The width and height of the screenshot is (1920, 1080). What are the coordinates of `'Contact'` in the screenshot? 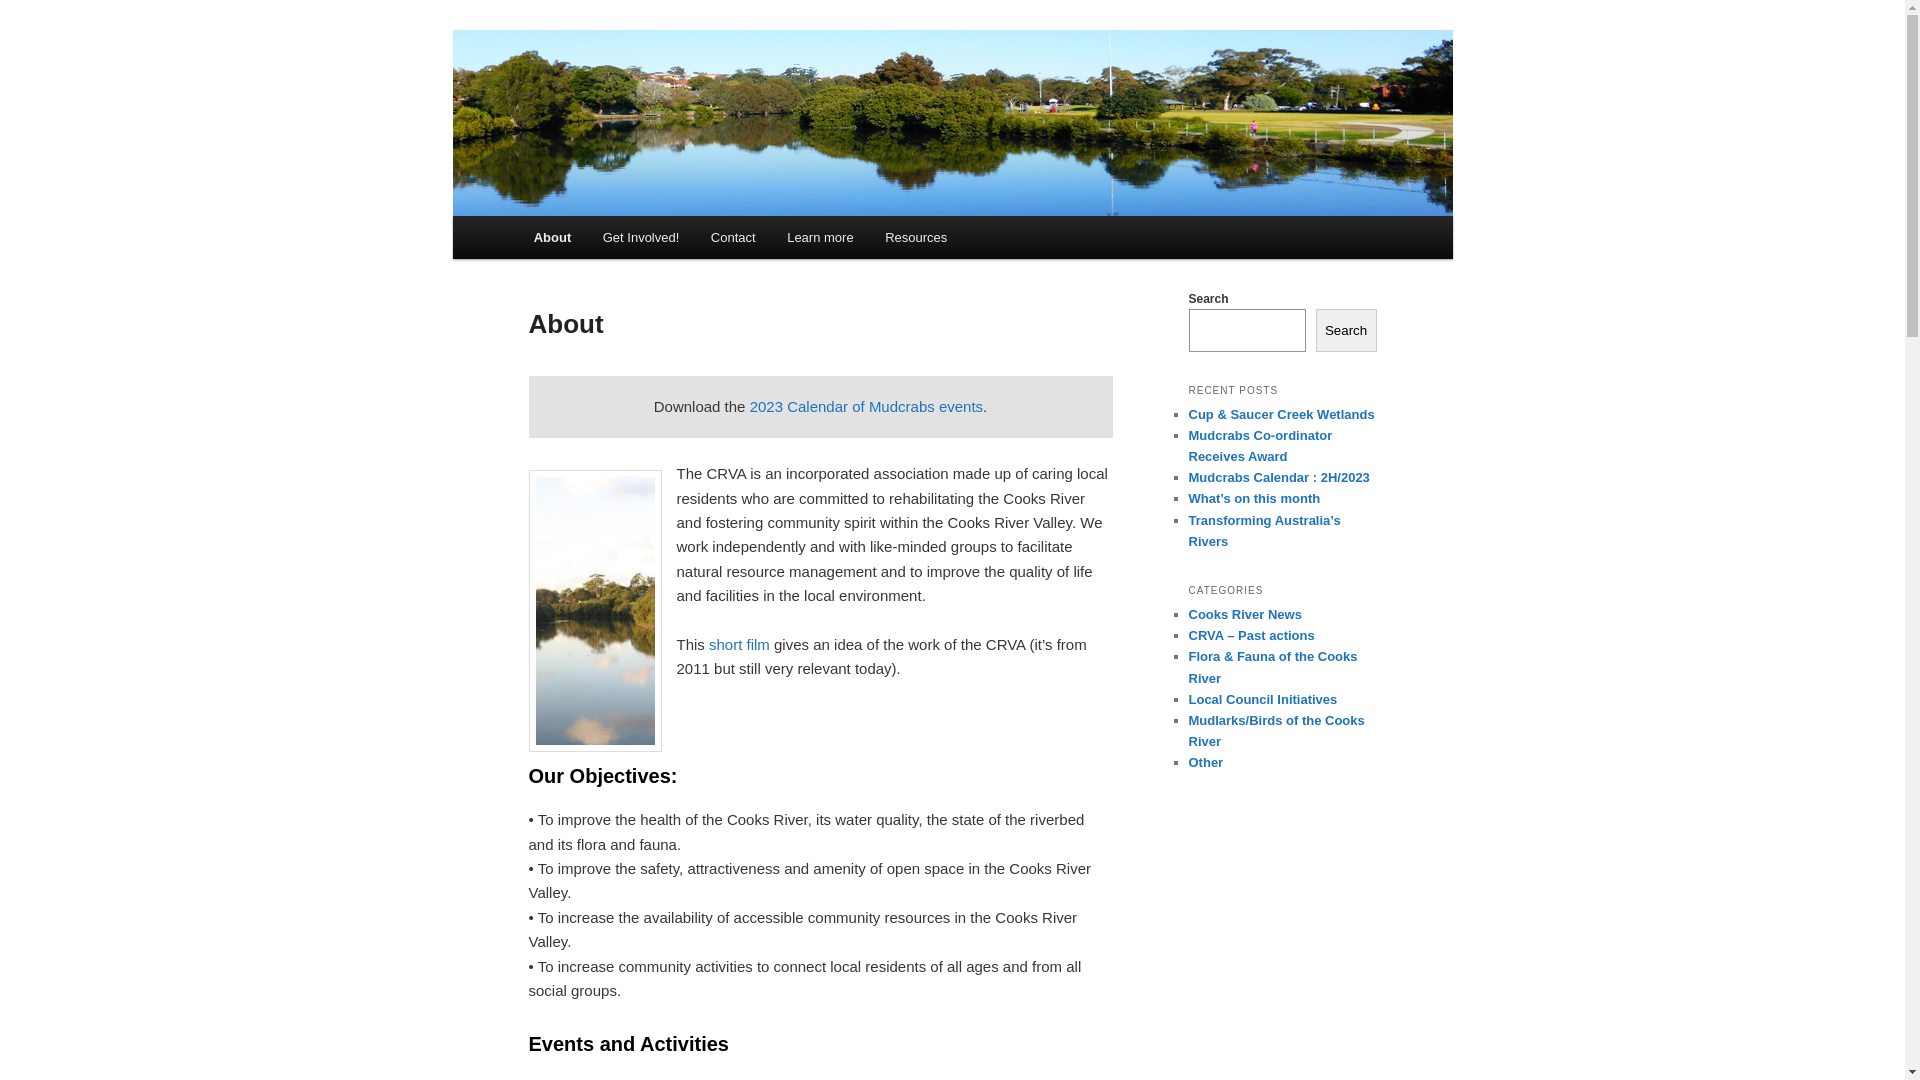 It's located at (732, 236).